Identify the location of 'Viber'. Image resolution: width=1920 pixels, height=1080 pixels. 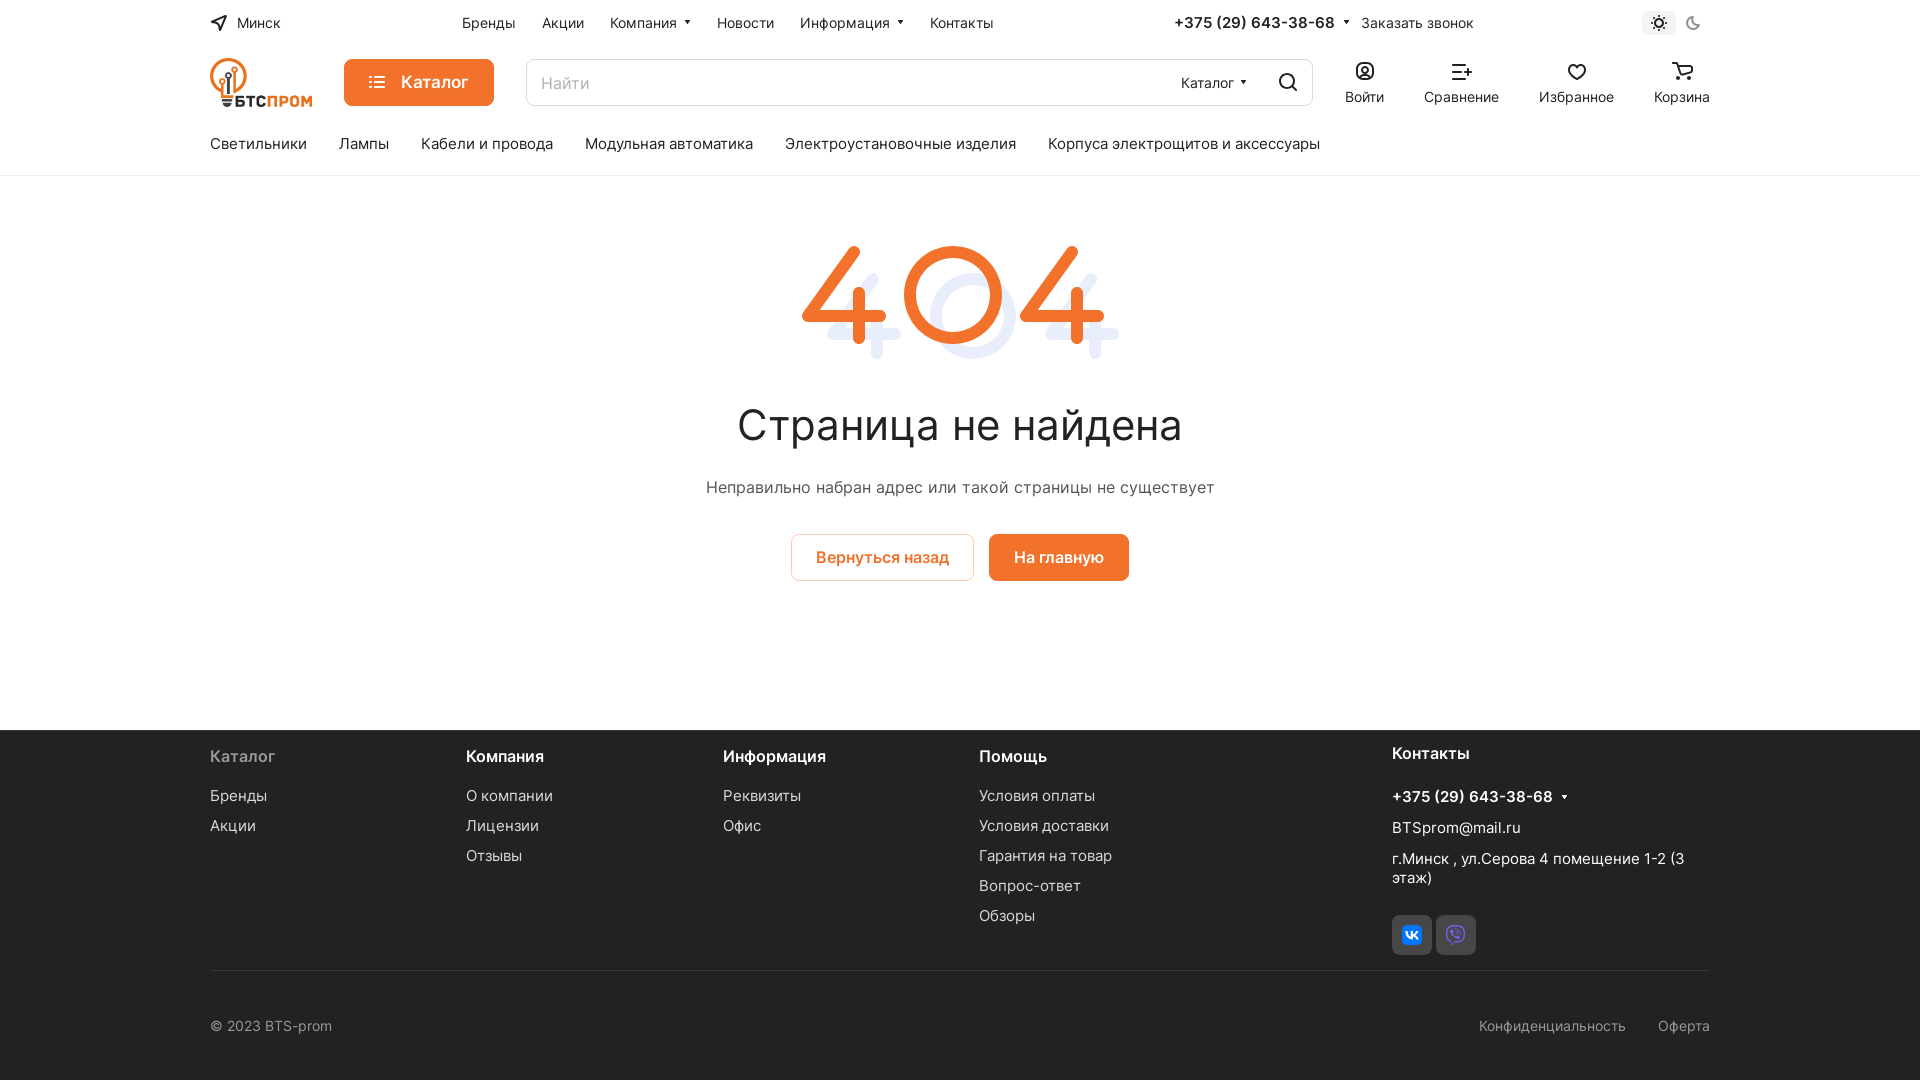
(1455, 934).